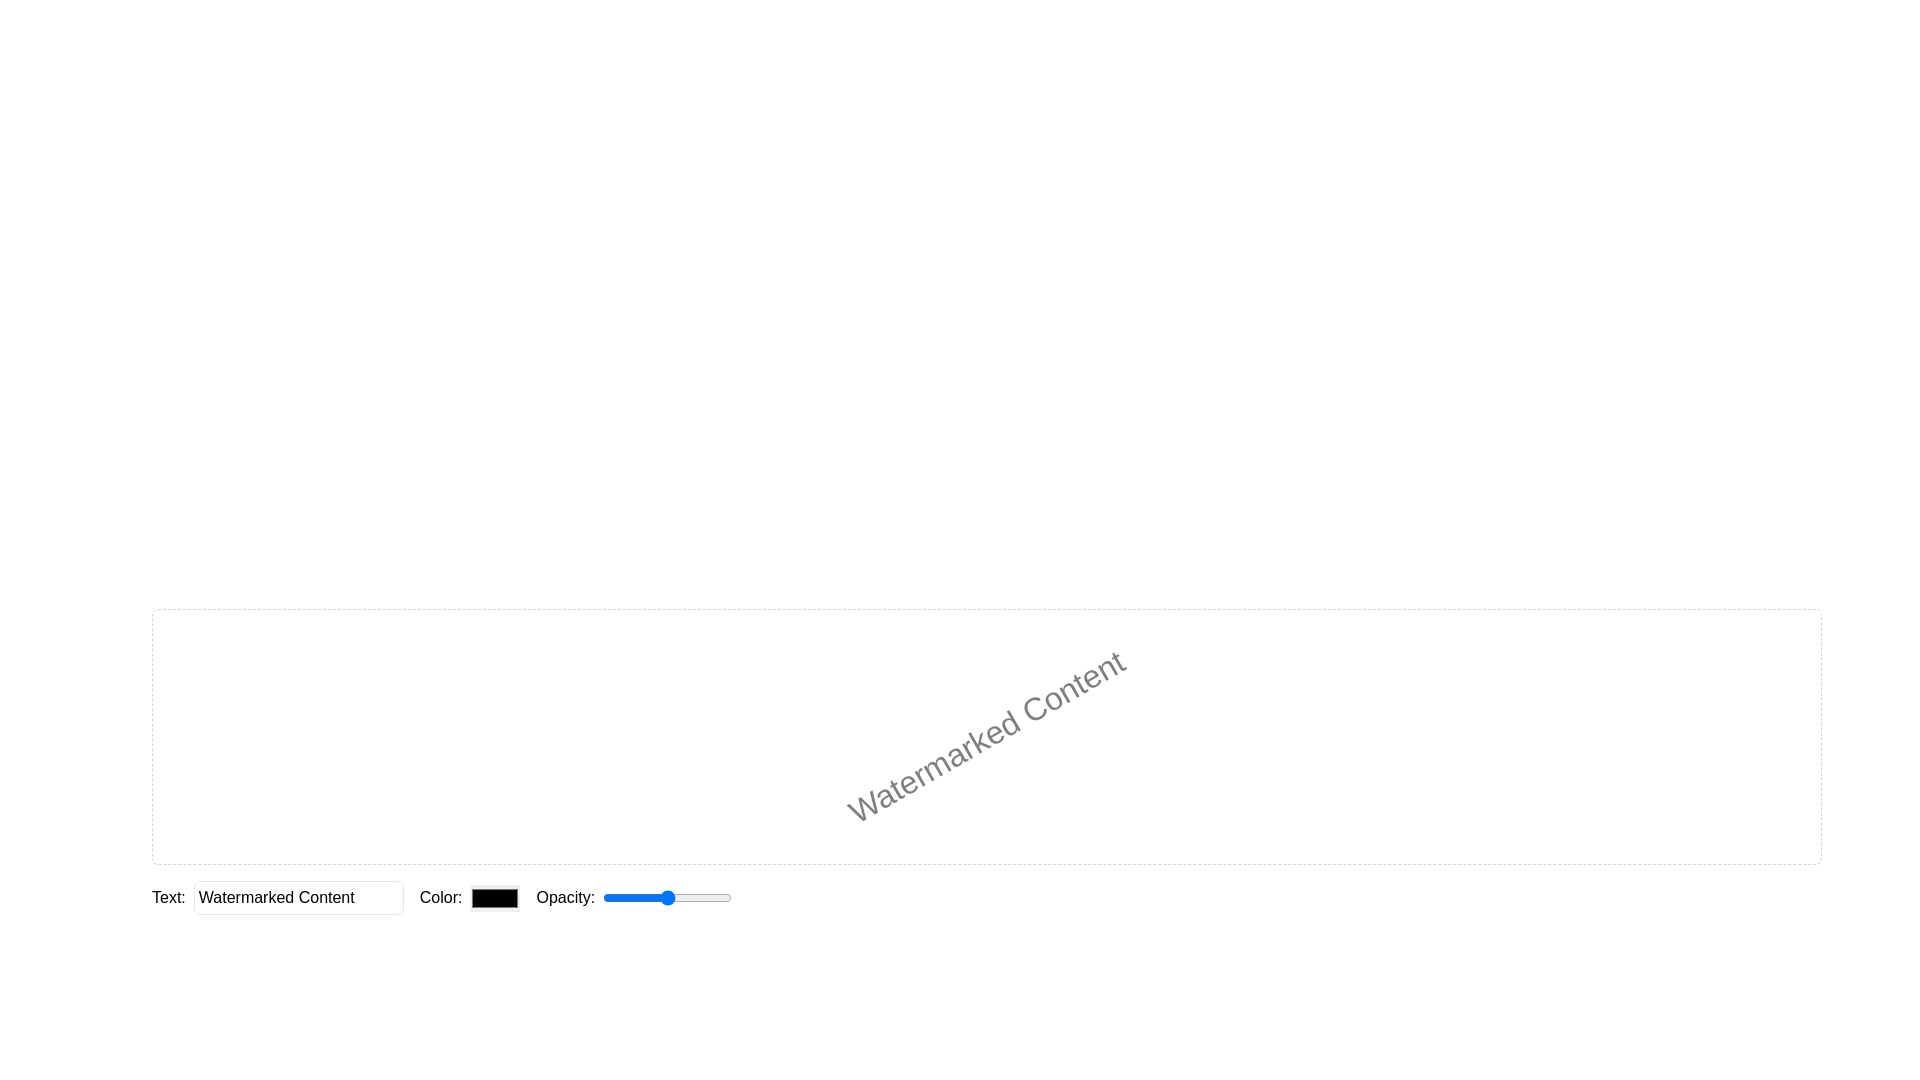 The image size is (1920, 1080). Describe the element at coordinates (688, 897) in the screenshot. I see `the opacity value` at that location.